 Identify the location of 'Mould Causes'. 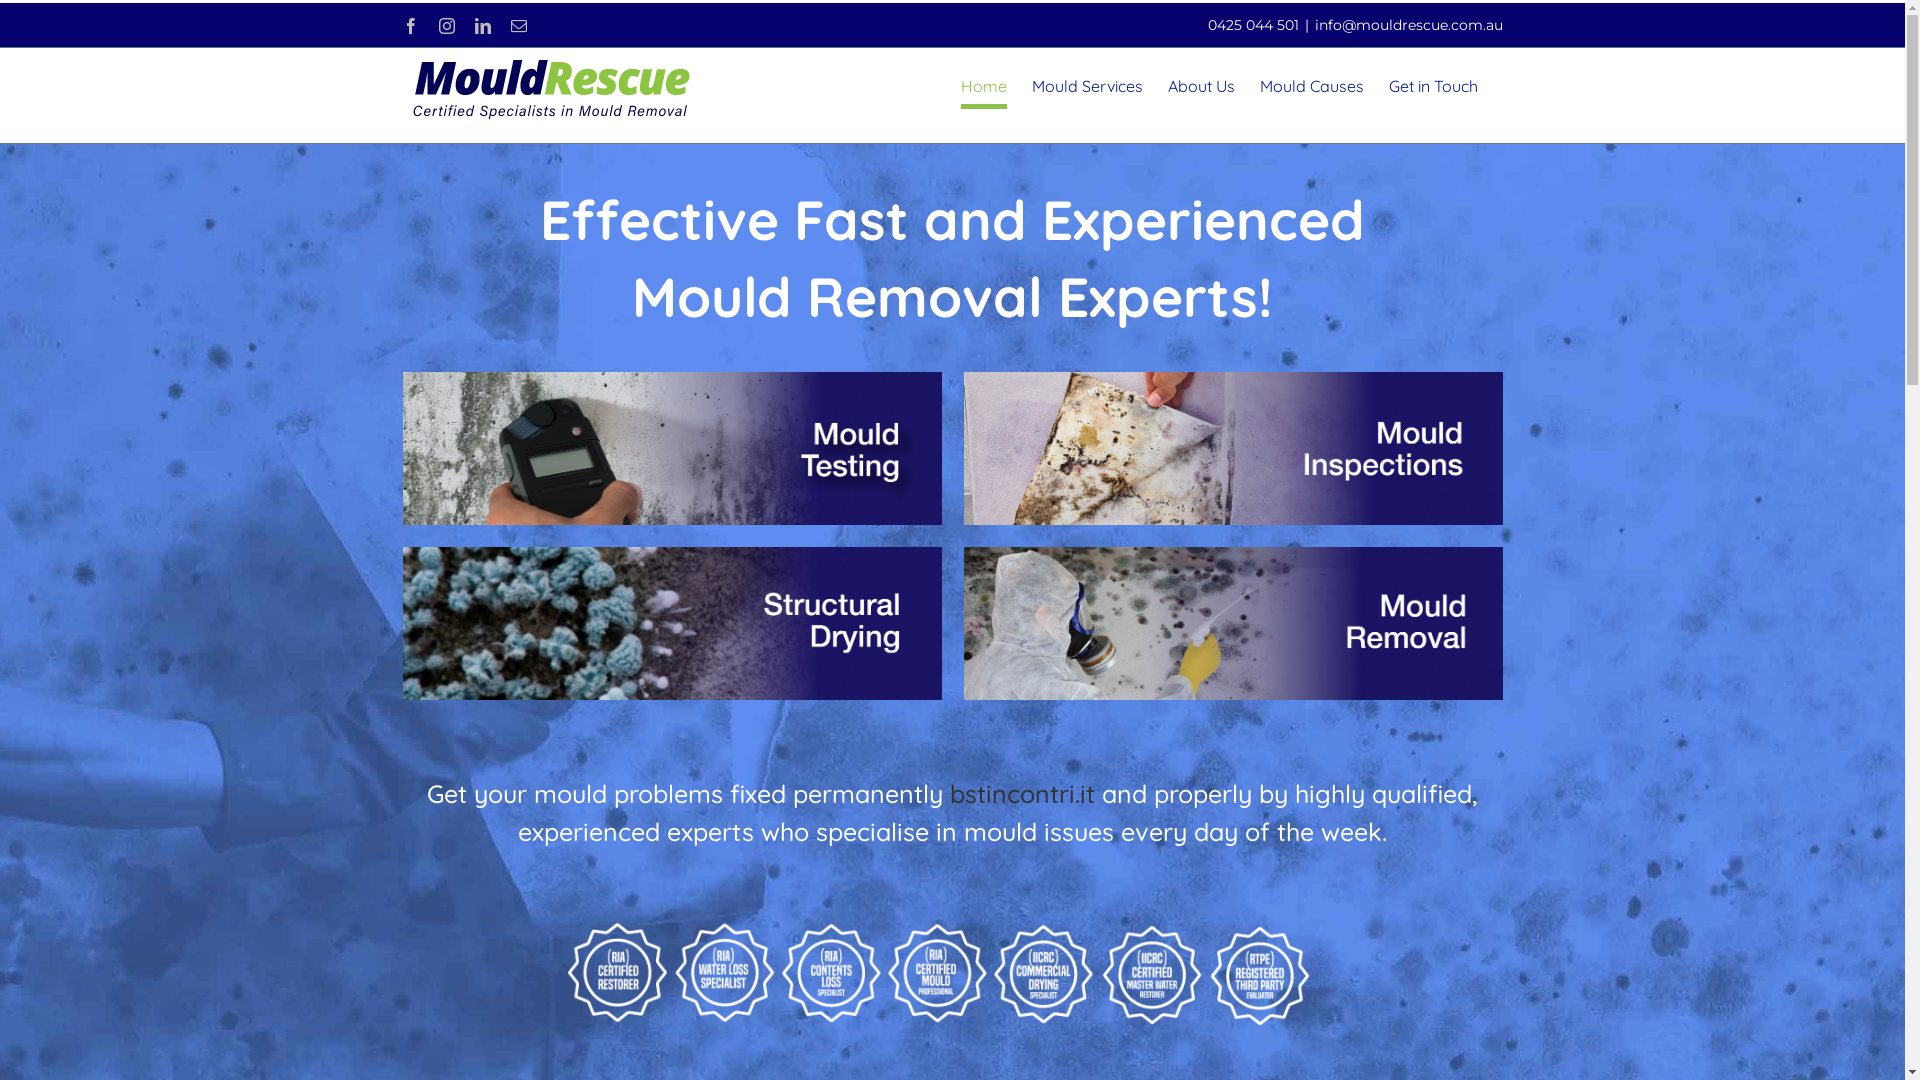
(1311, 84).